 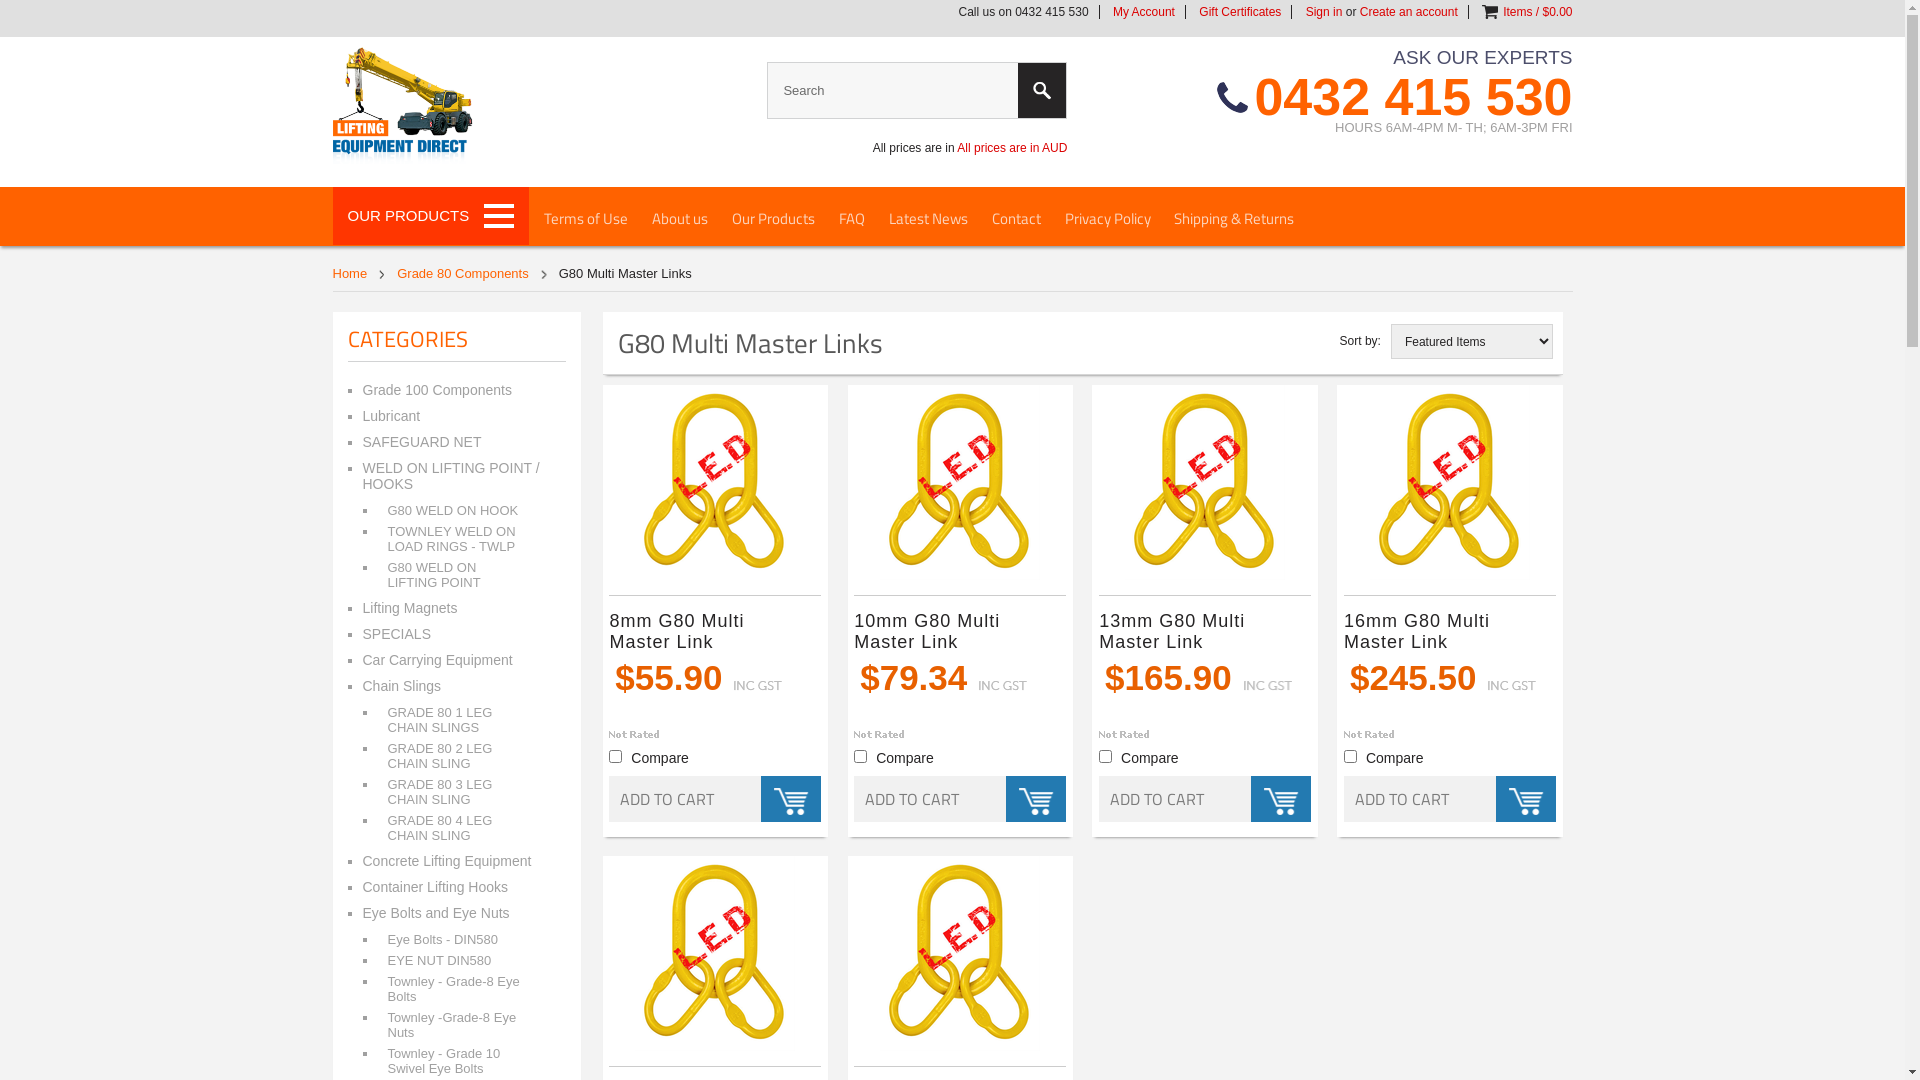 What do you see at coordinates (1489, 11) in the screenshot?
I see `'View Cart'` at bounding box center [1489, 11].